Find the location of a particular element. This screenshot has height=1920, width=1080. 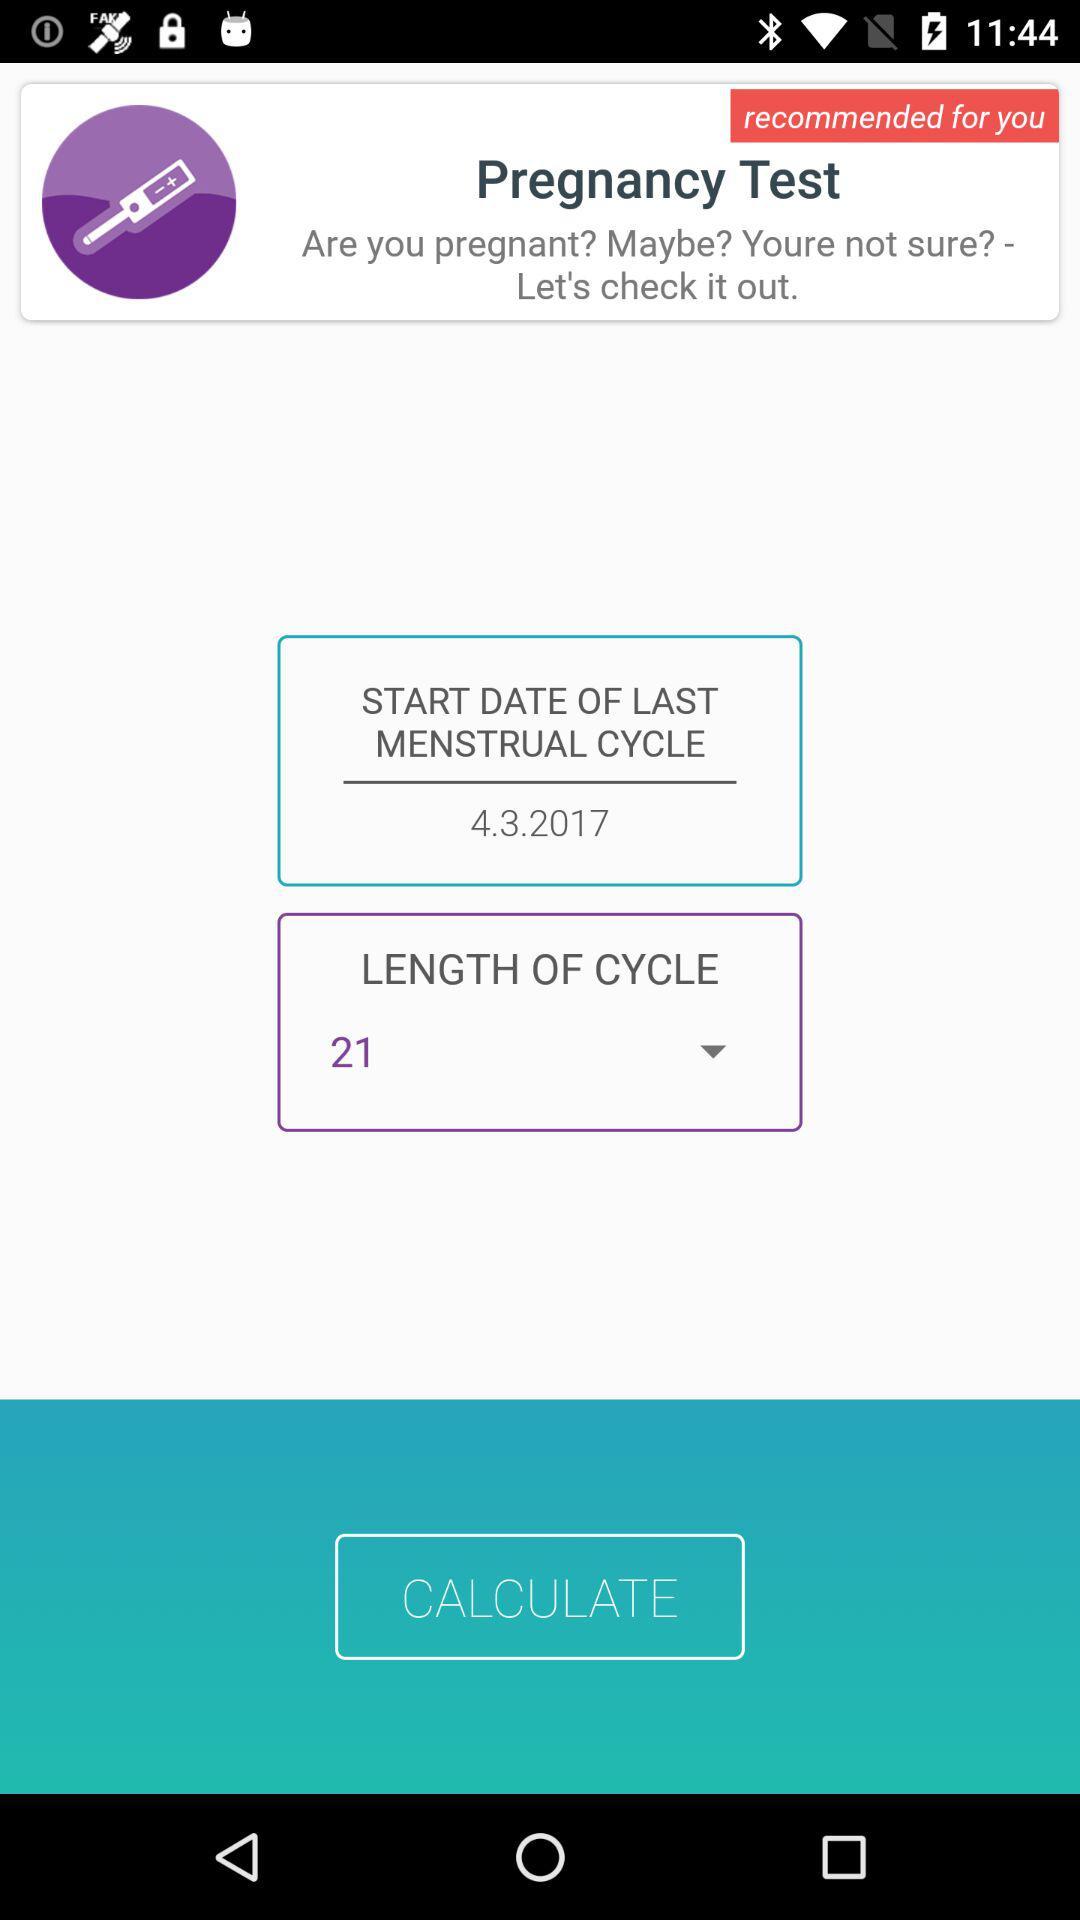

item below 21 app is located at coordinates (540, 1595).